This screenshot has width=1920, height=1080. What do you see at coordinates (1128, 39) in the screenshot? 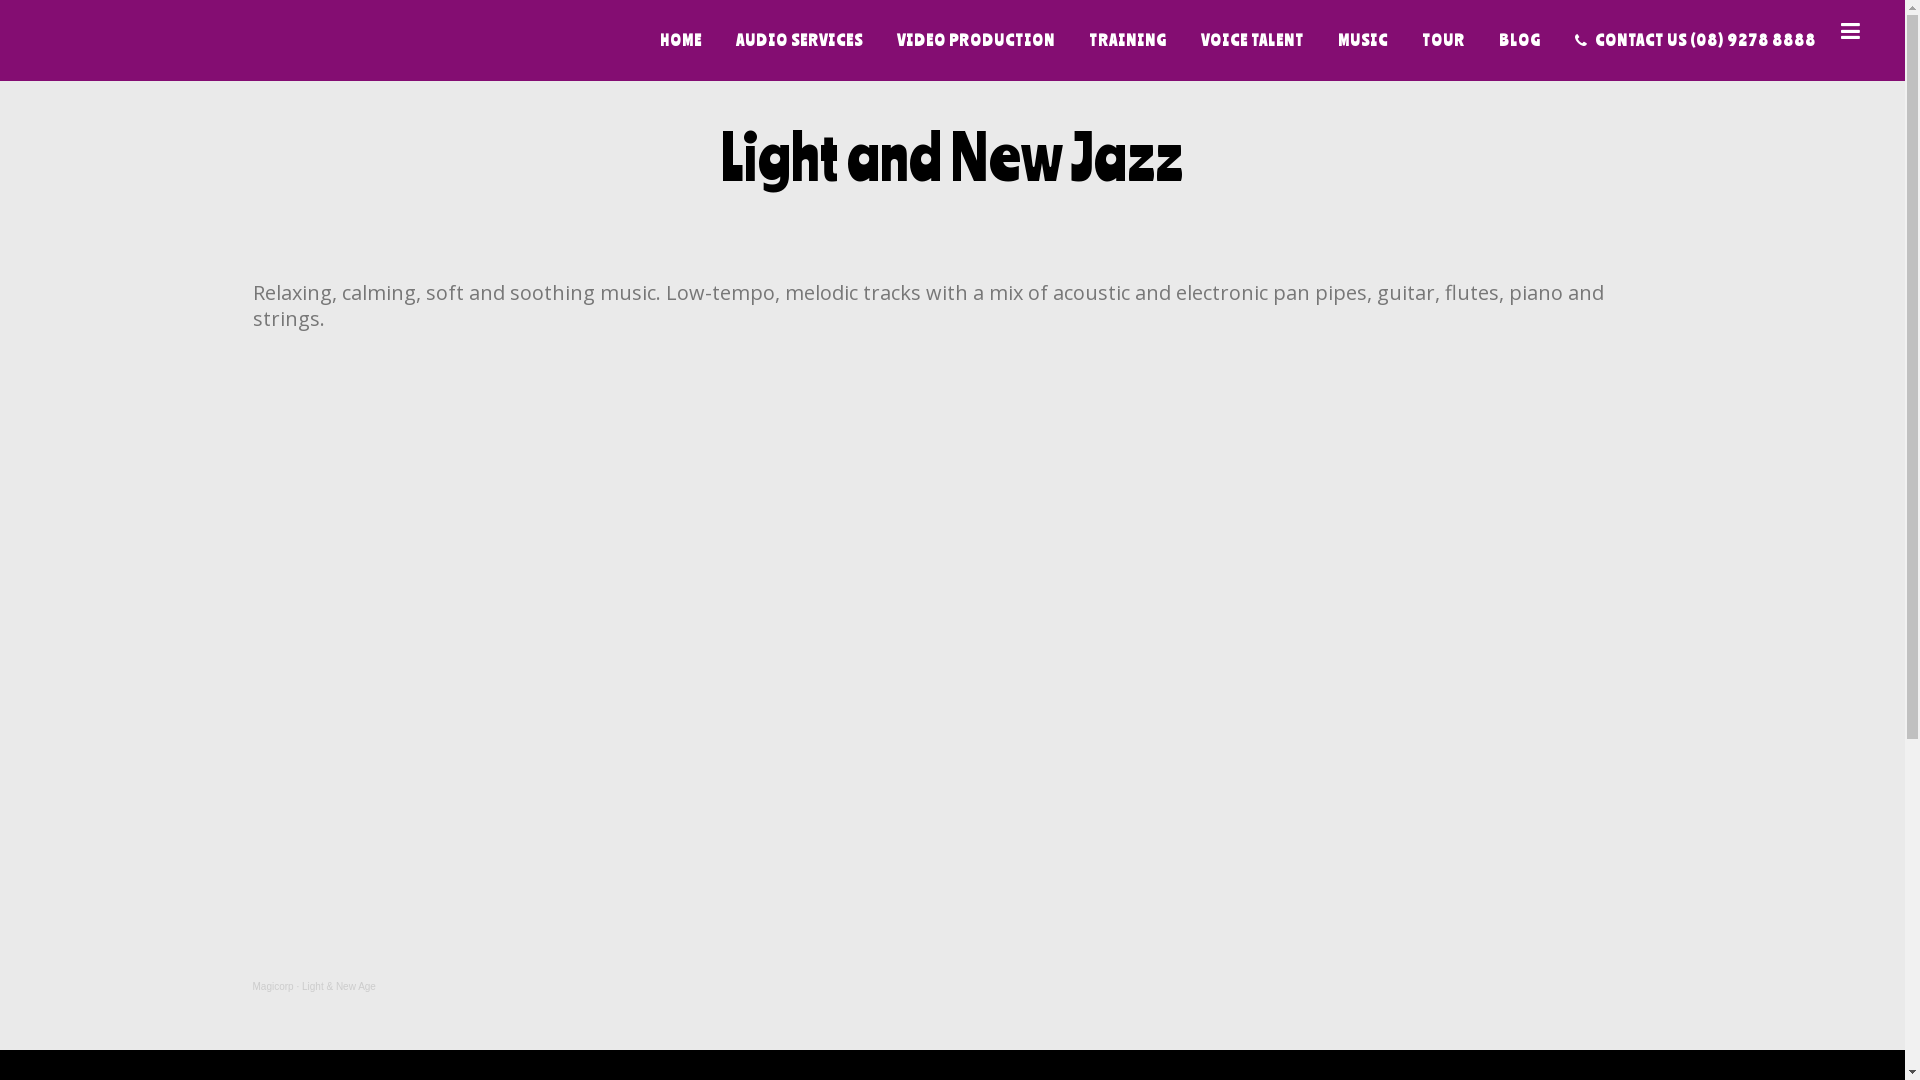
I see `'TRAINING'` at bounding box center [1128, 39].